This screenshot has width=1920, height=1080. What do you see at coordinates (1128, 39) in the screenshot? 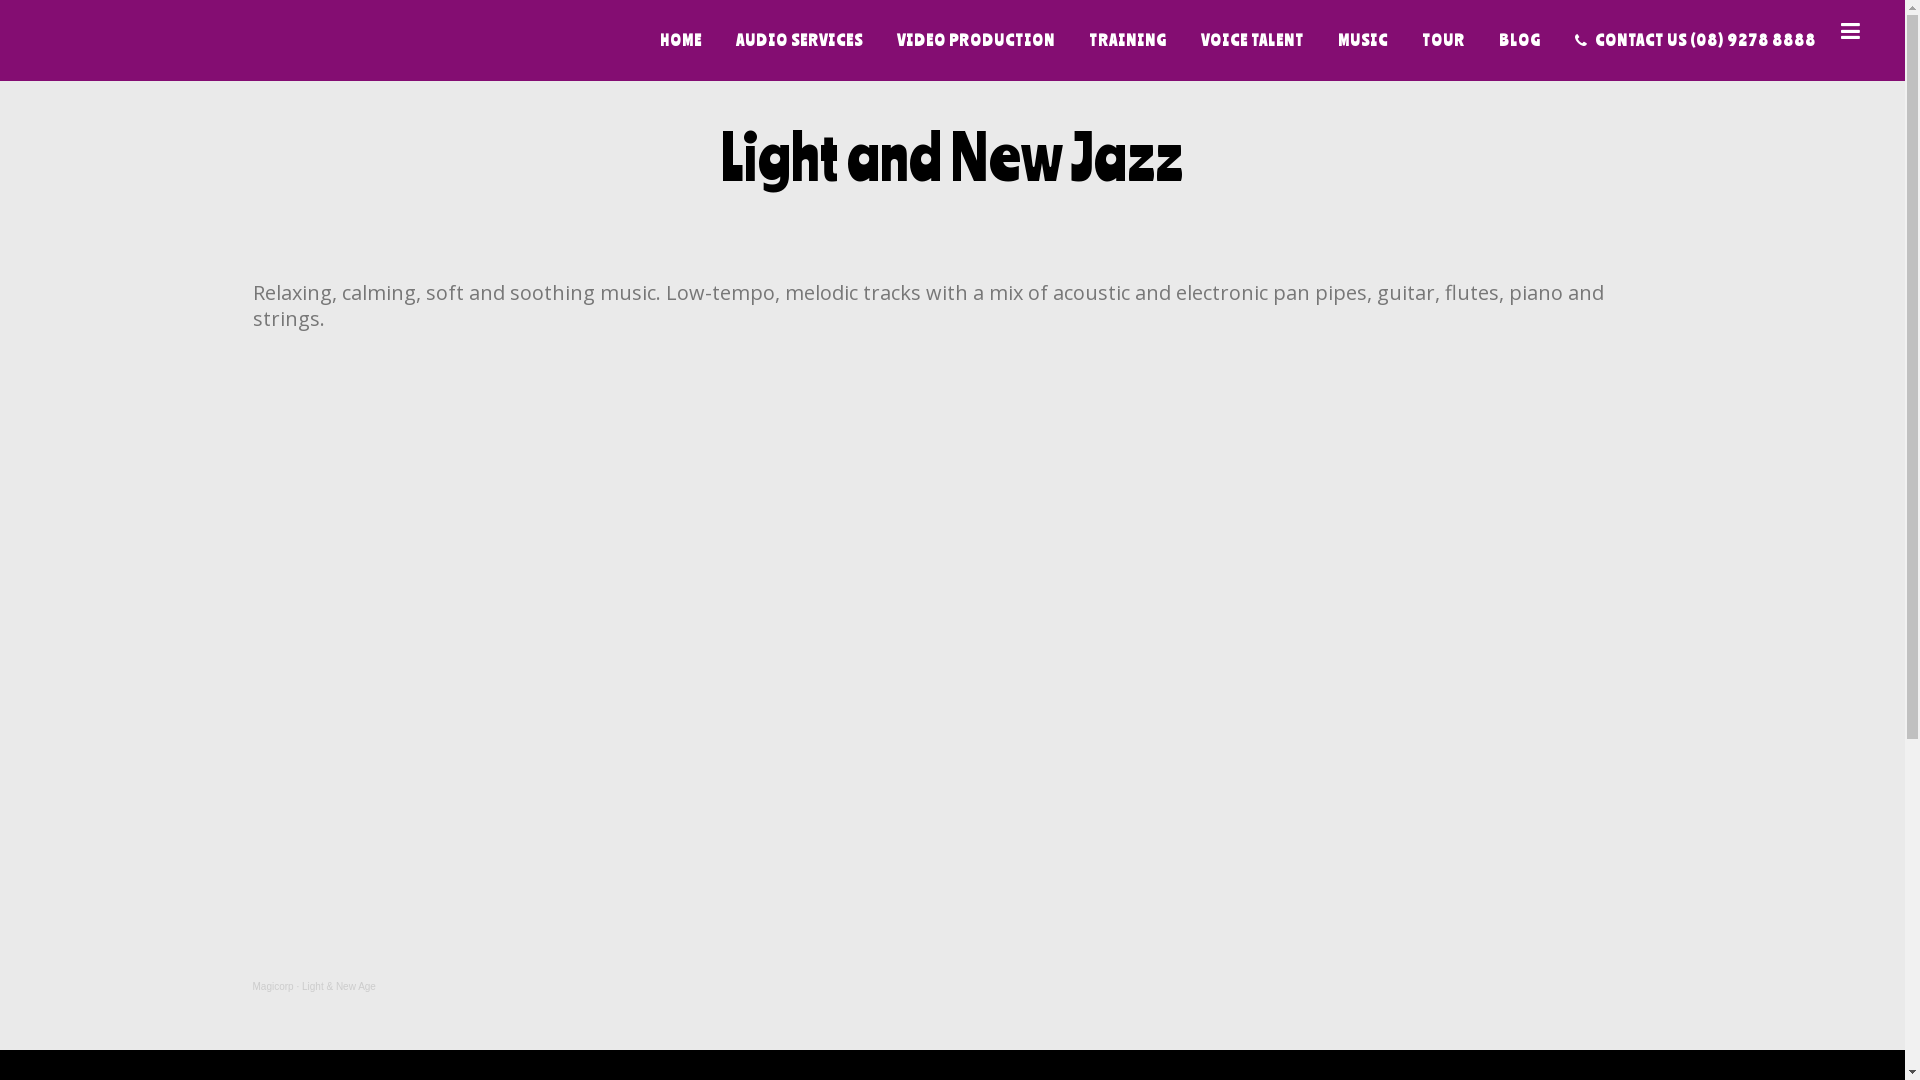
I see `'TRAINING'` at bounding box center [1128, 39].